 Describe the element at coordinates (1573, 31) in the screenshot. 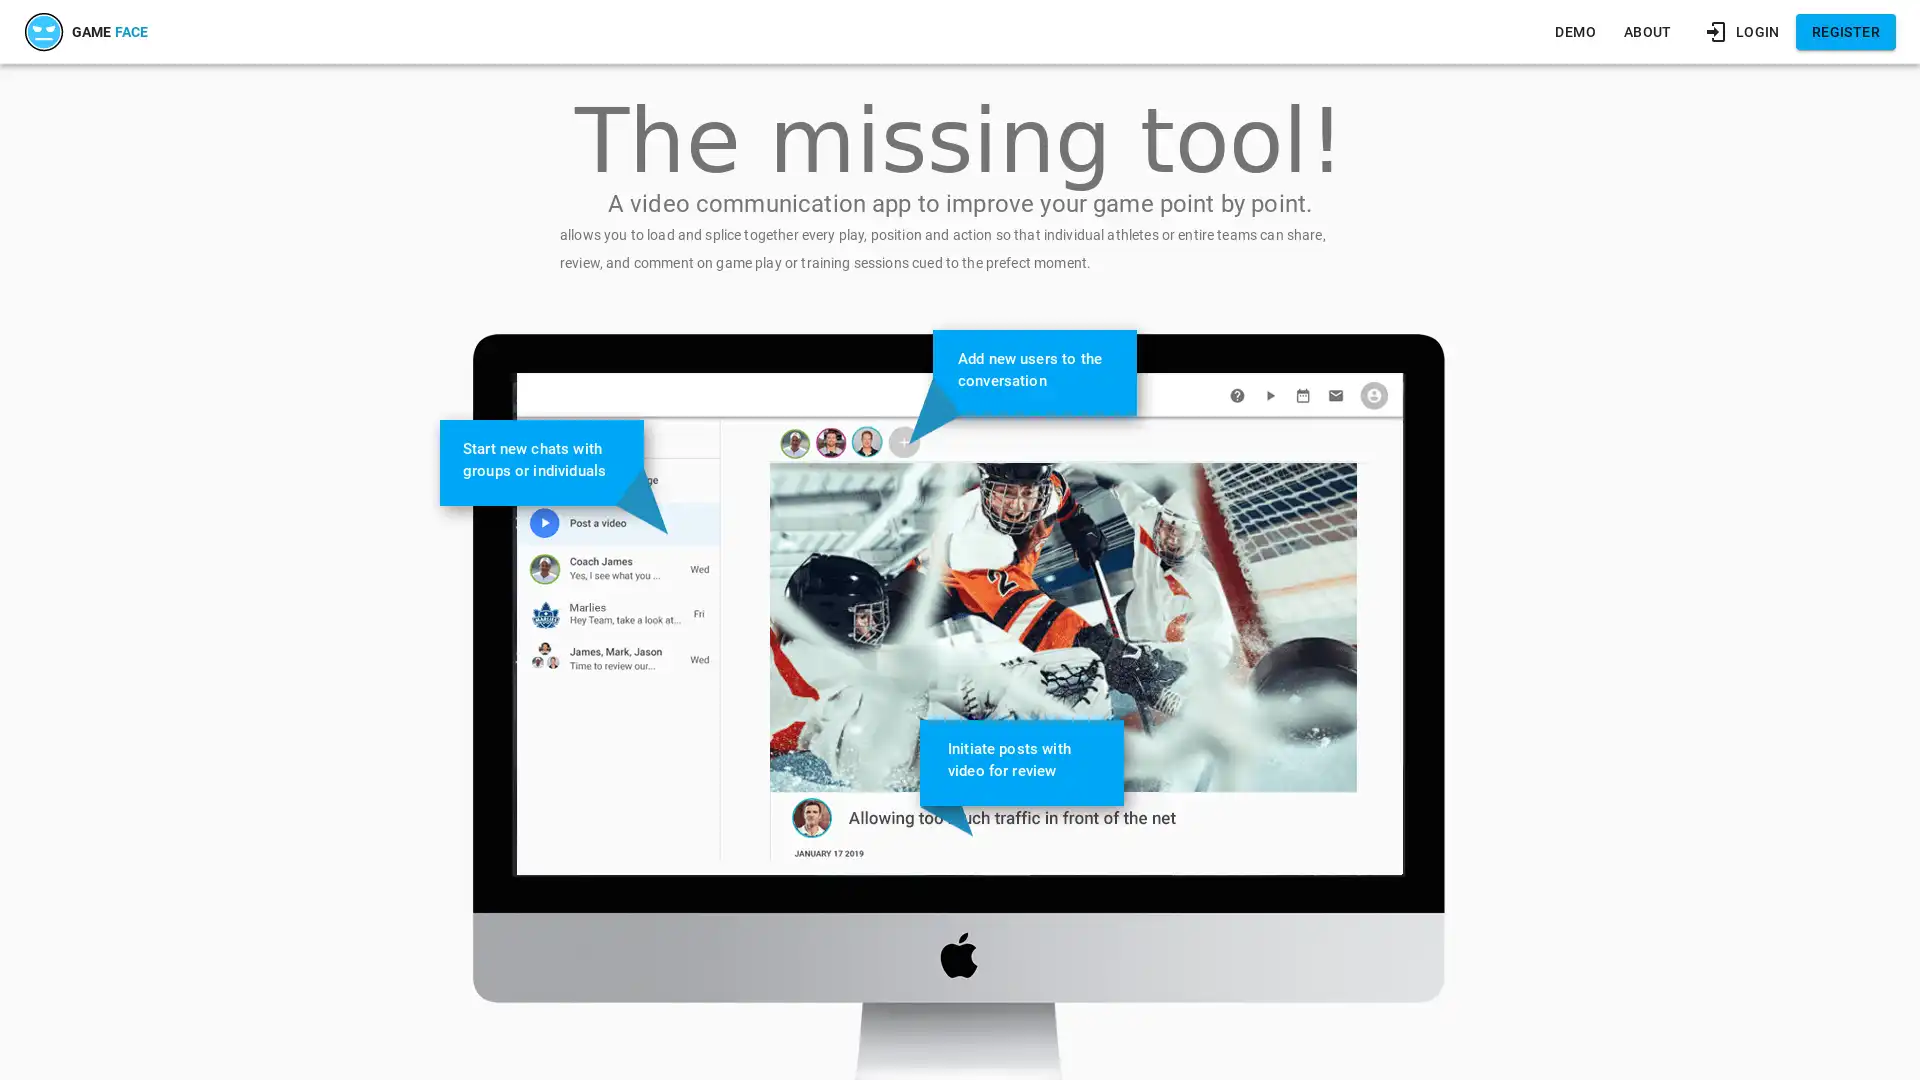

I see `DEMO` at that location.